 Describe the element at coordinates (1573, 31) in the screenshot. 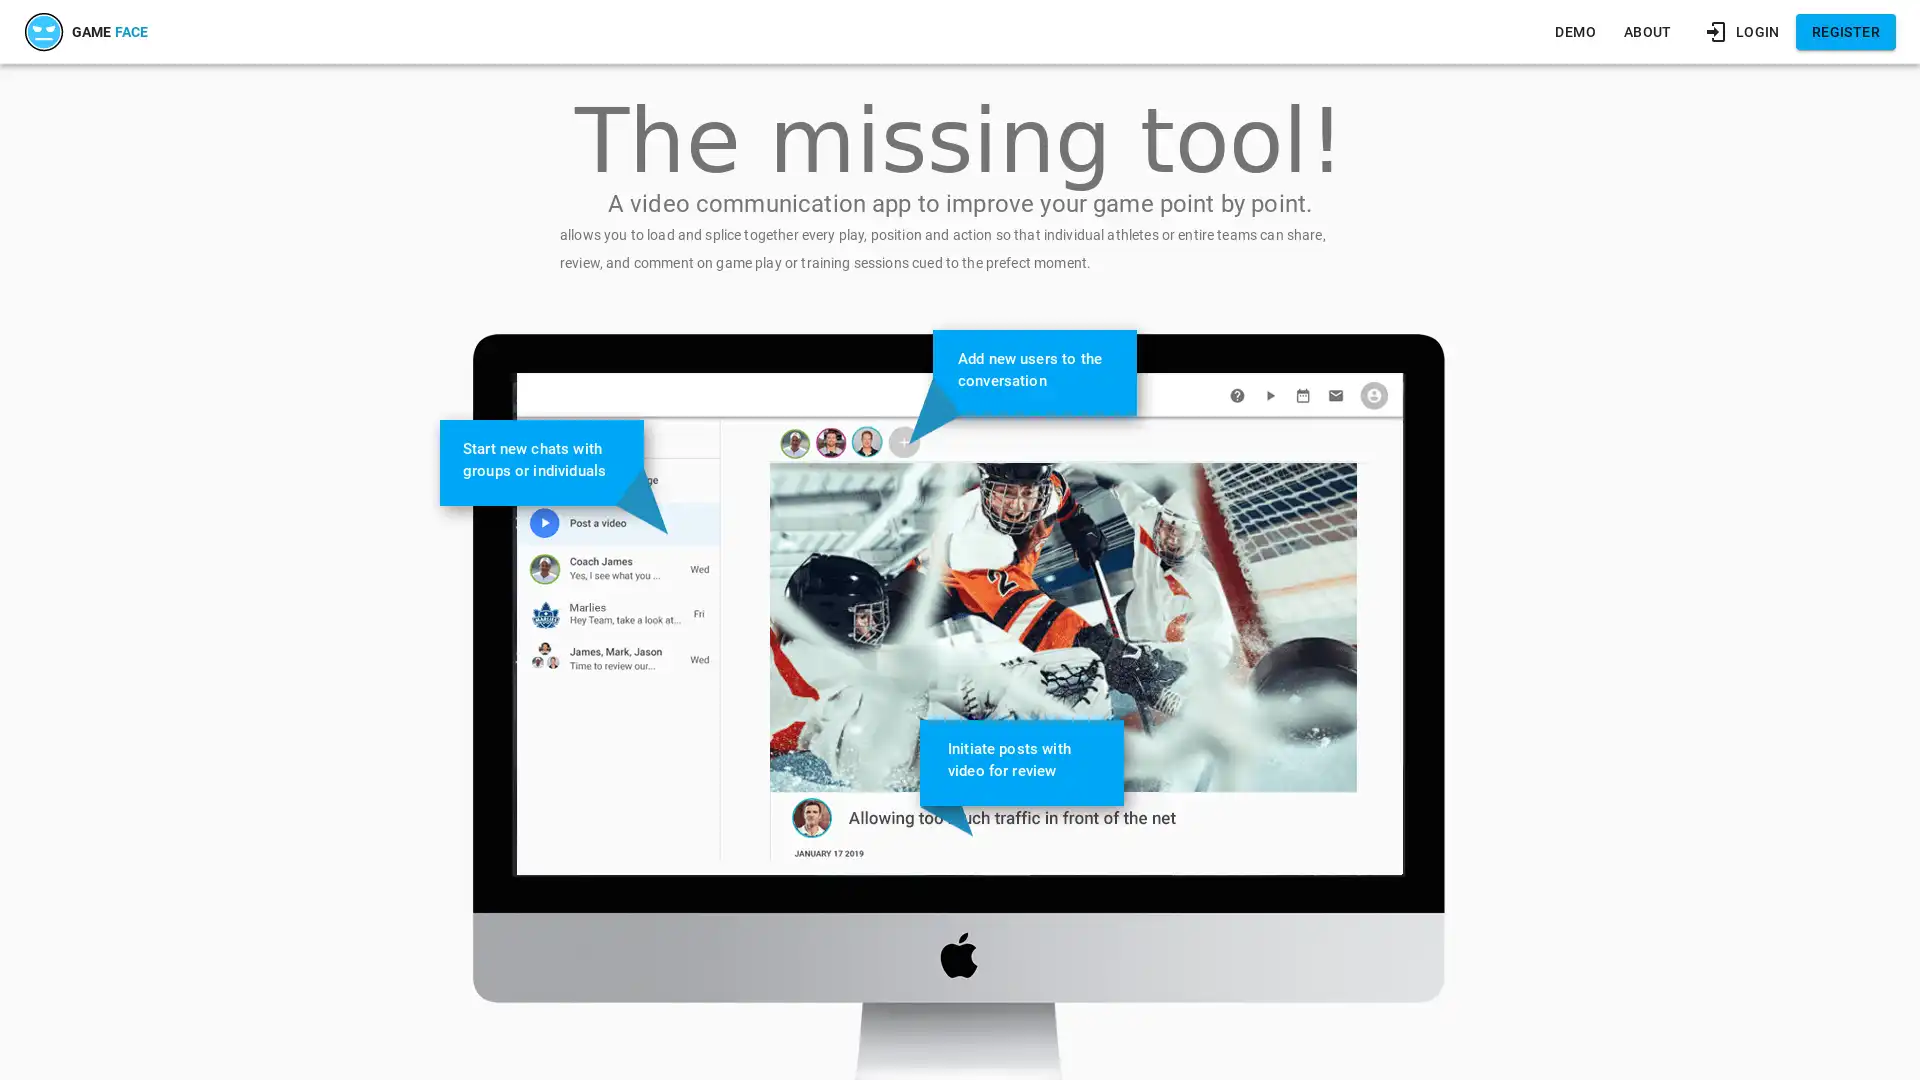

I see `DEMO` at that location.